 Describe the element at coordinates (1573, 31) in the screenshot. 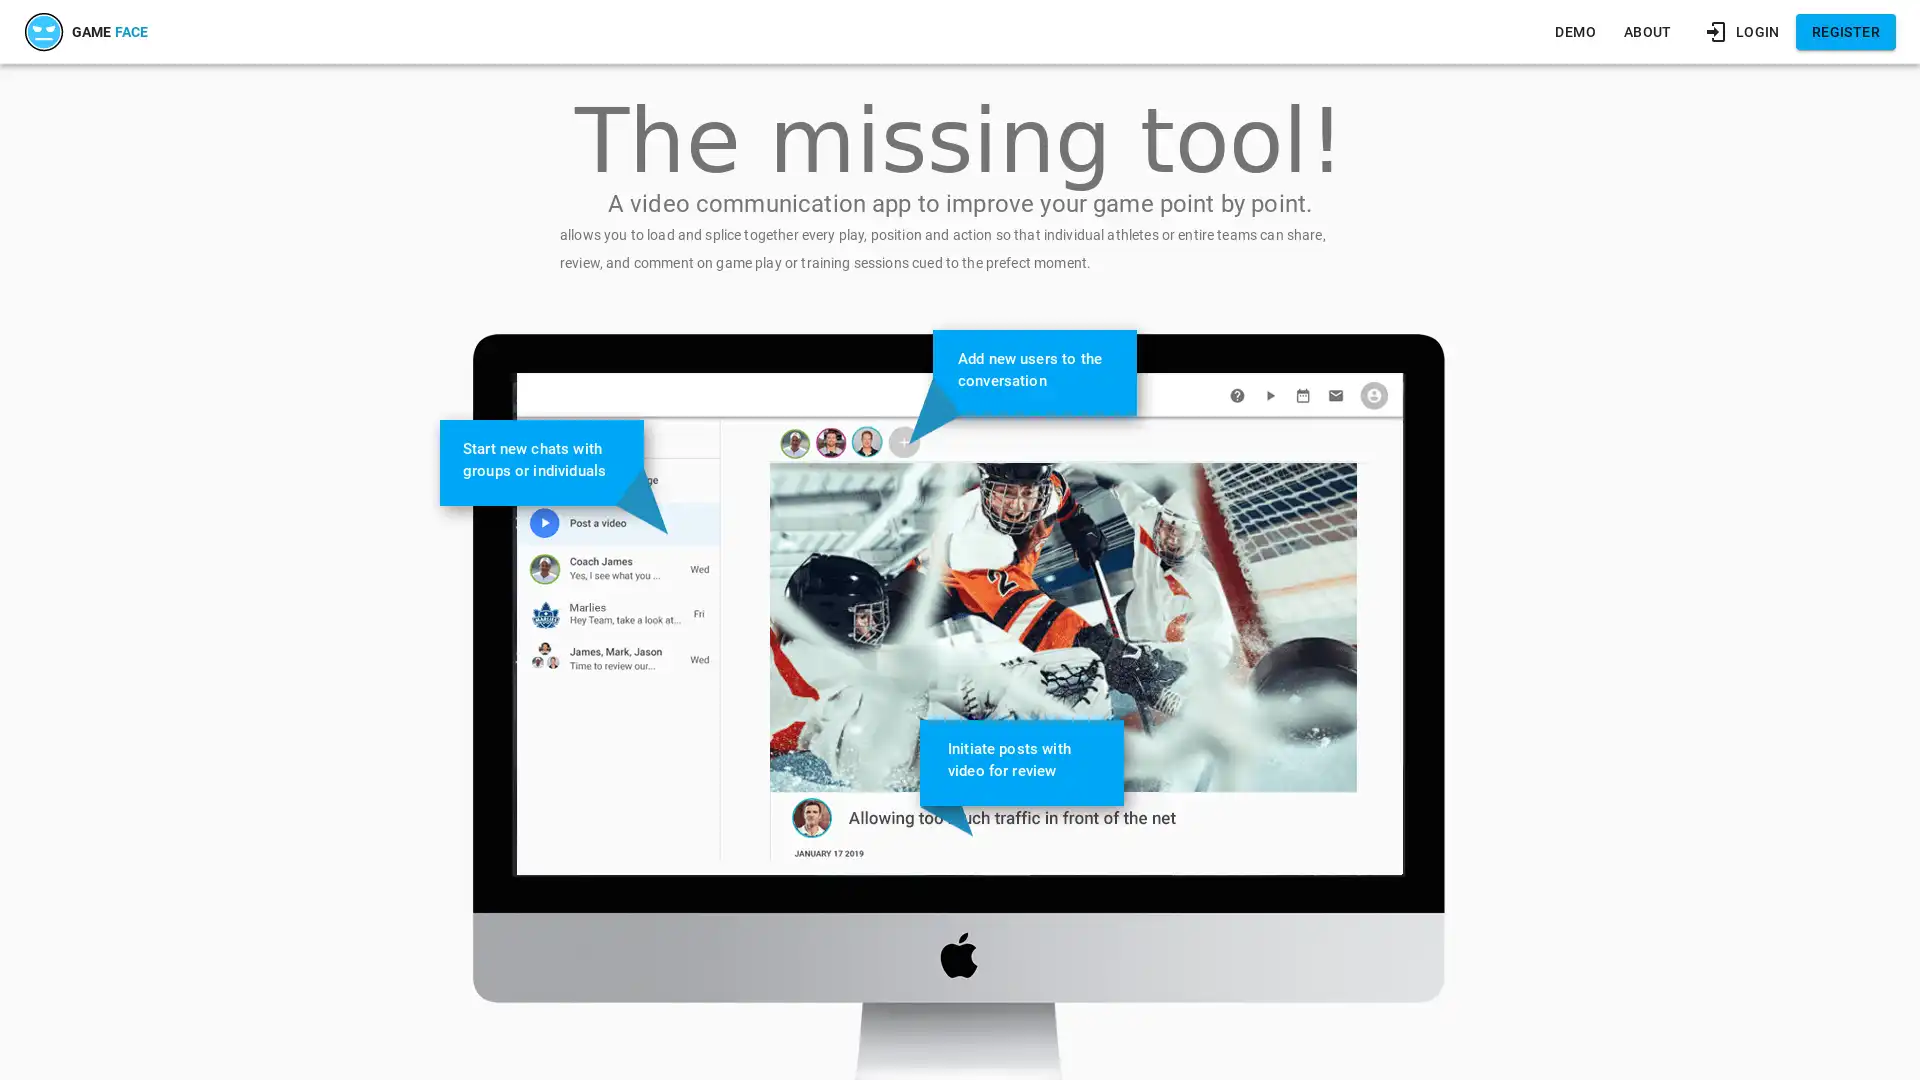

I see `DEMO` at that location.